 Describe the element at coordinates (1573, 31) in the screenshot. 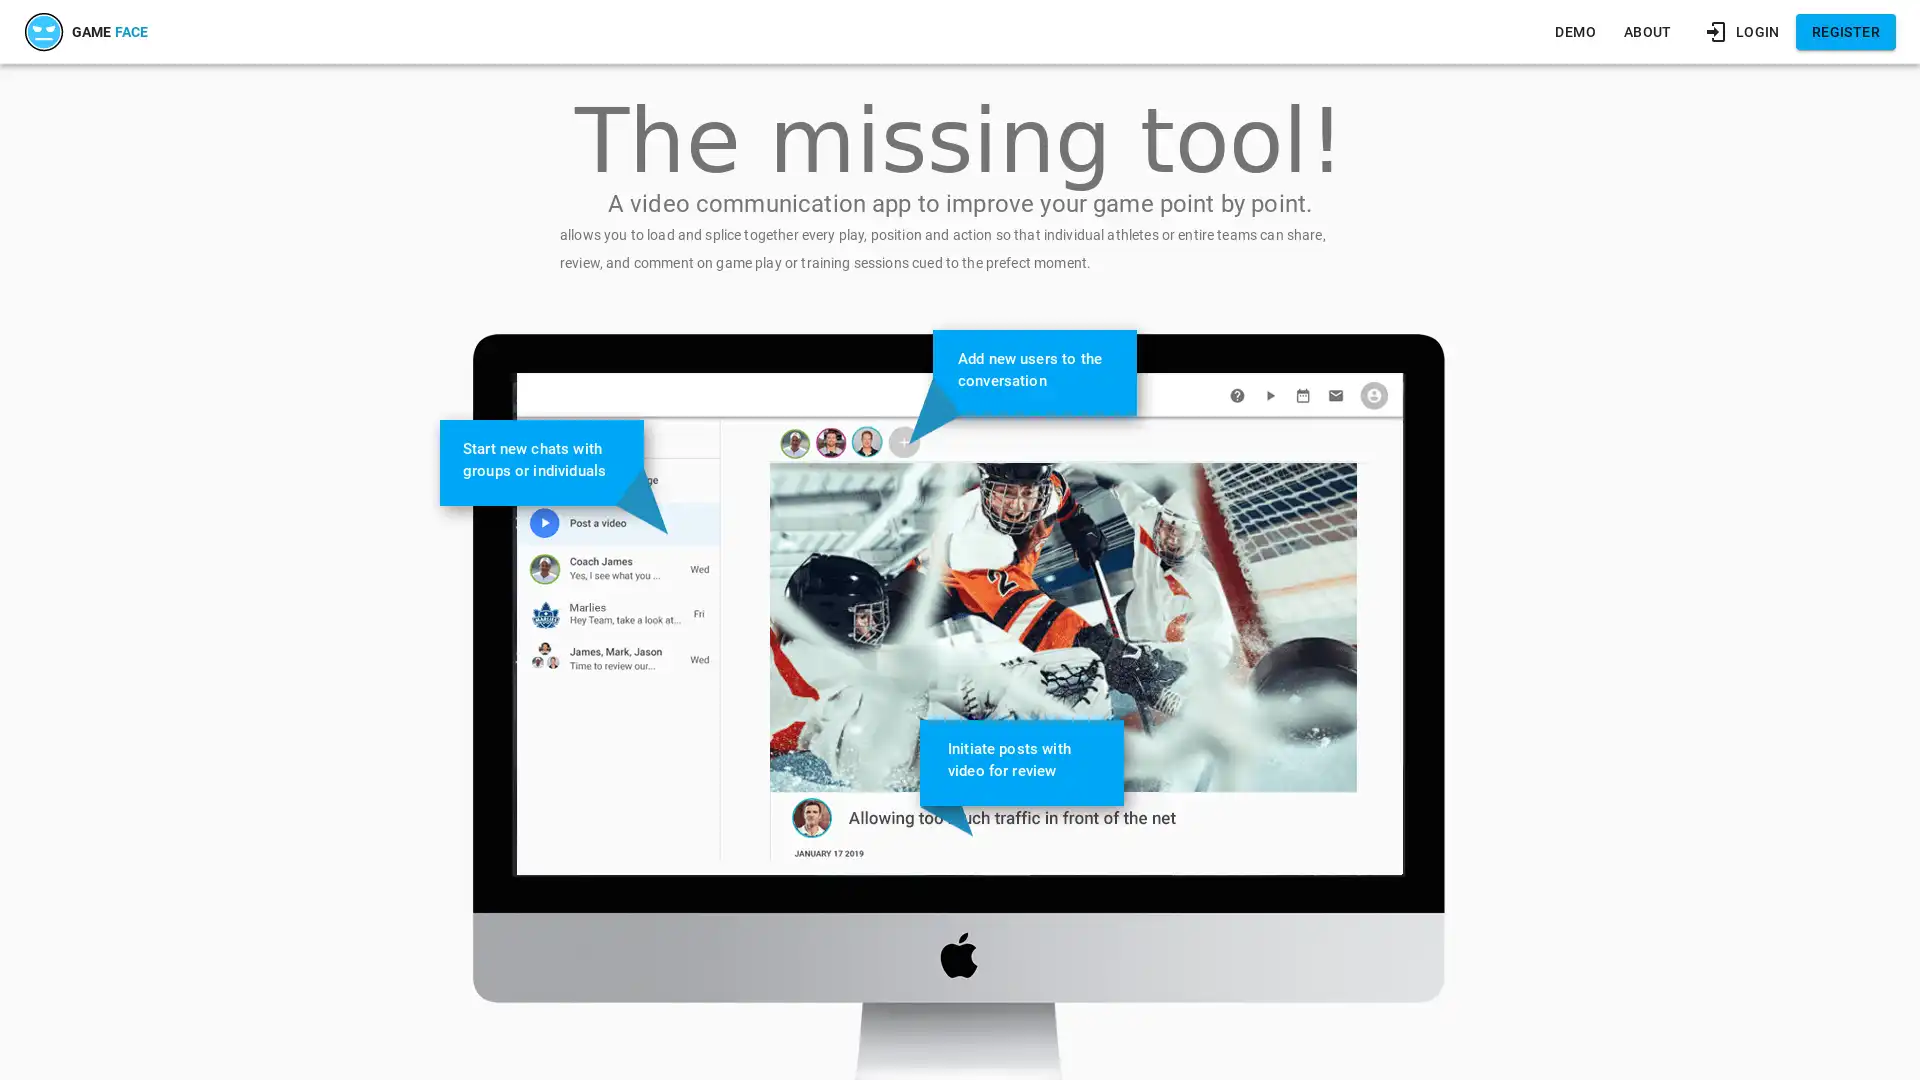

I see `DEMO` at that location.